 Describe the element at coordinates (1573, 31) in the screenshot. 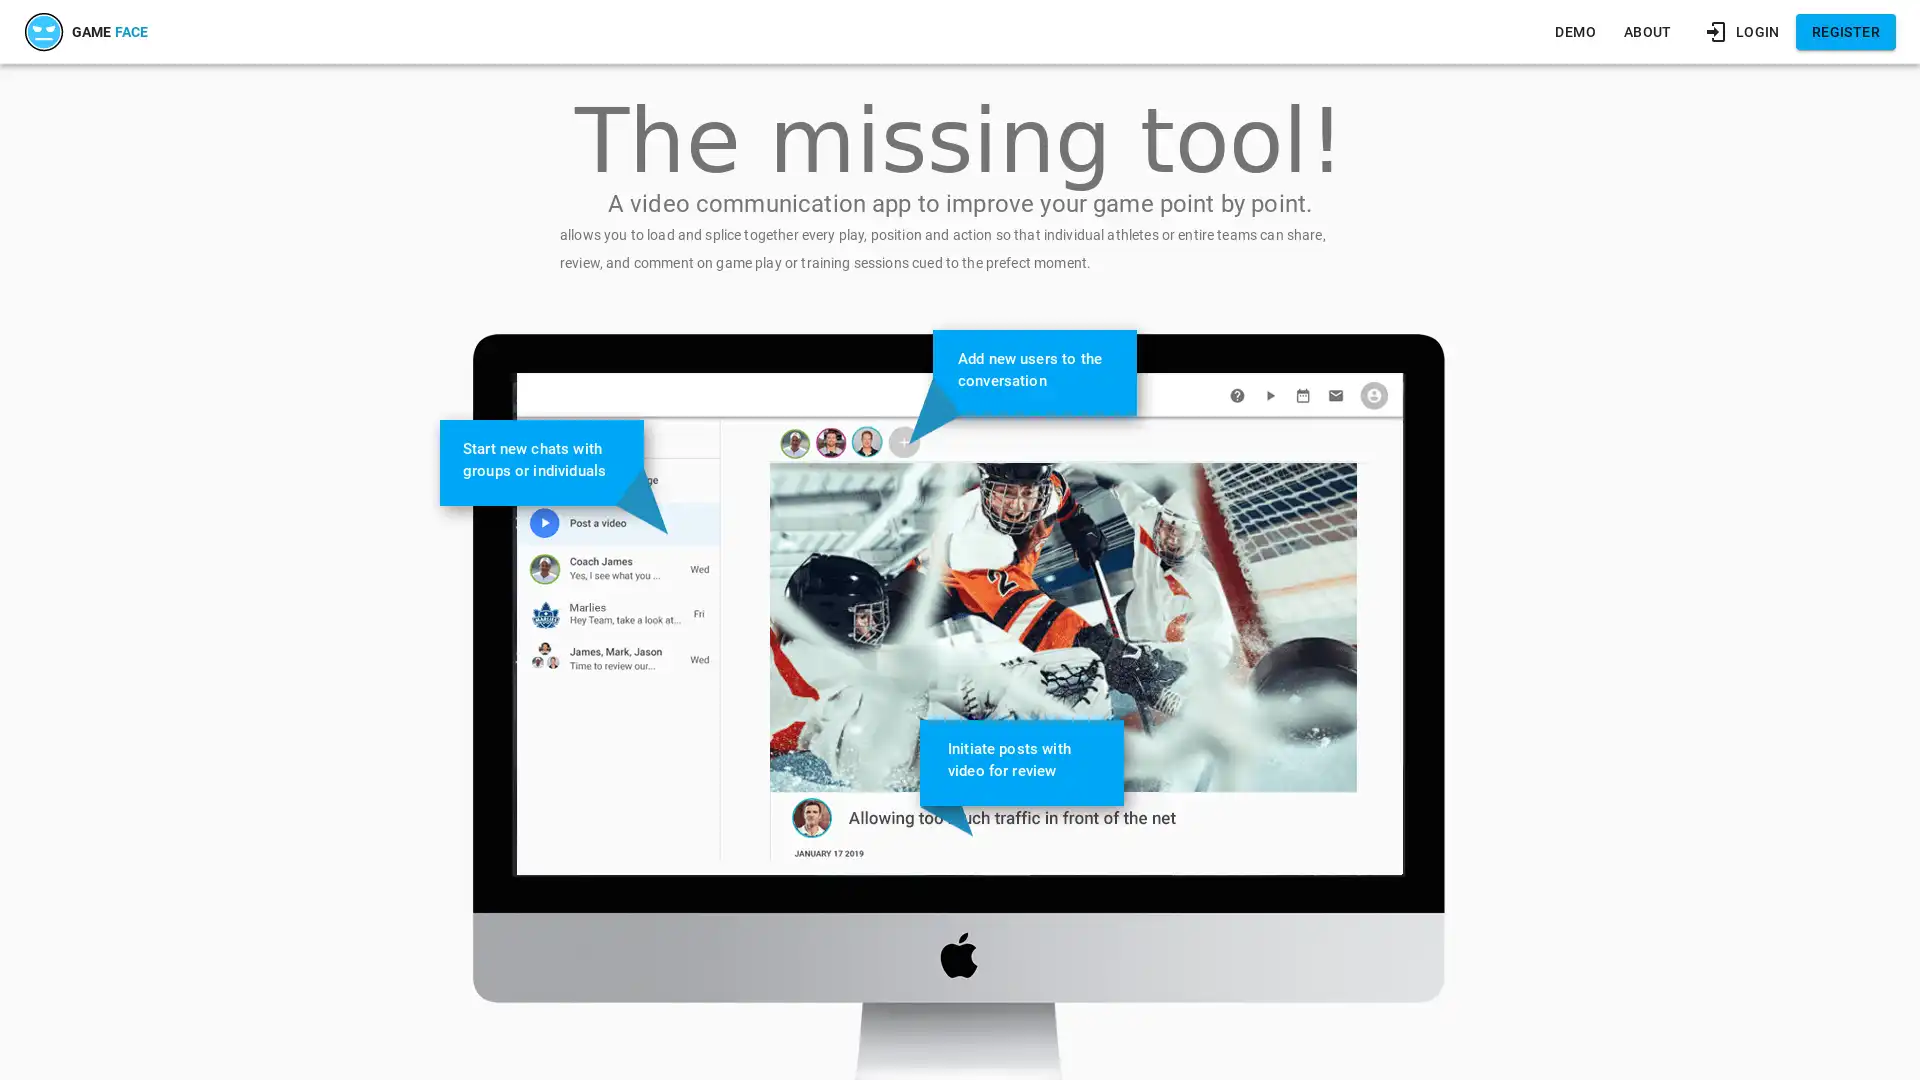

I see `DEMO` at that location.